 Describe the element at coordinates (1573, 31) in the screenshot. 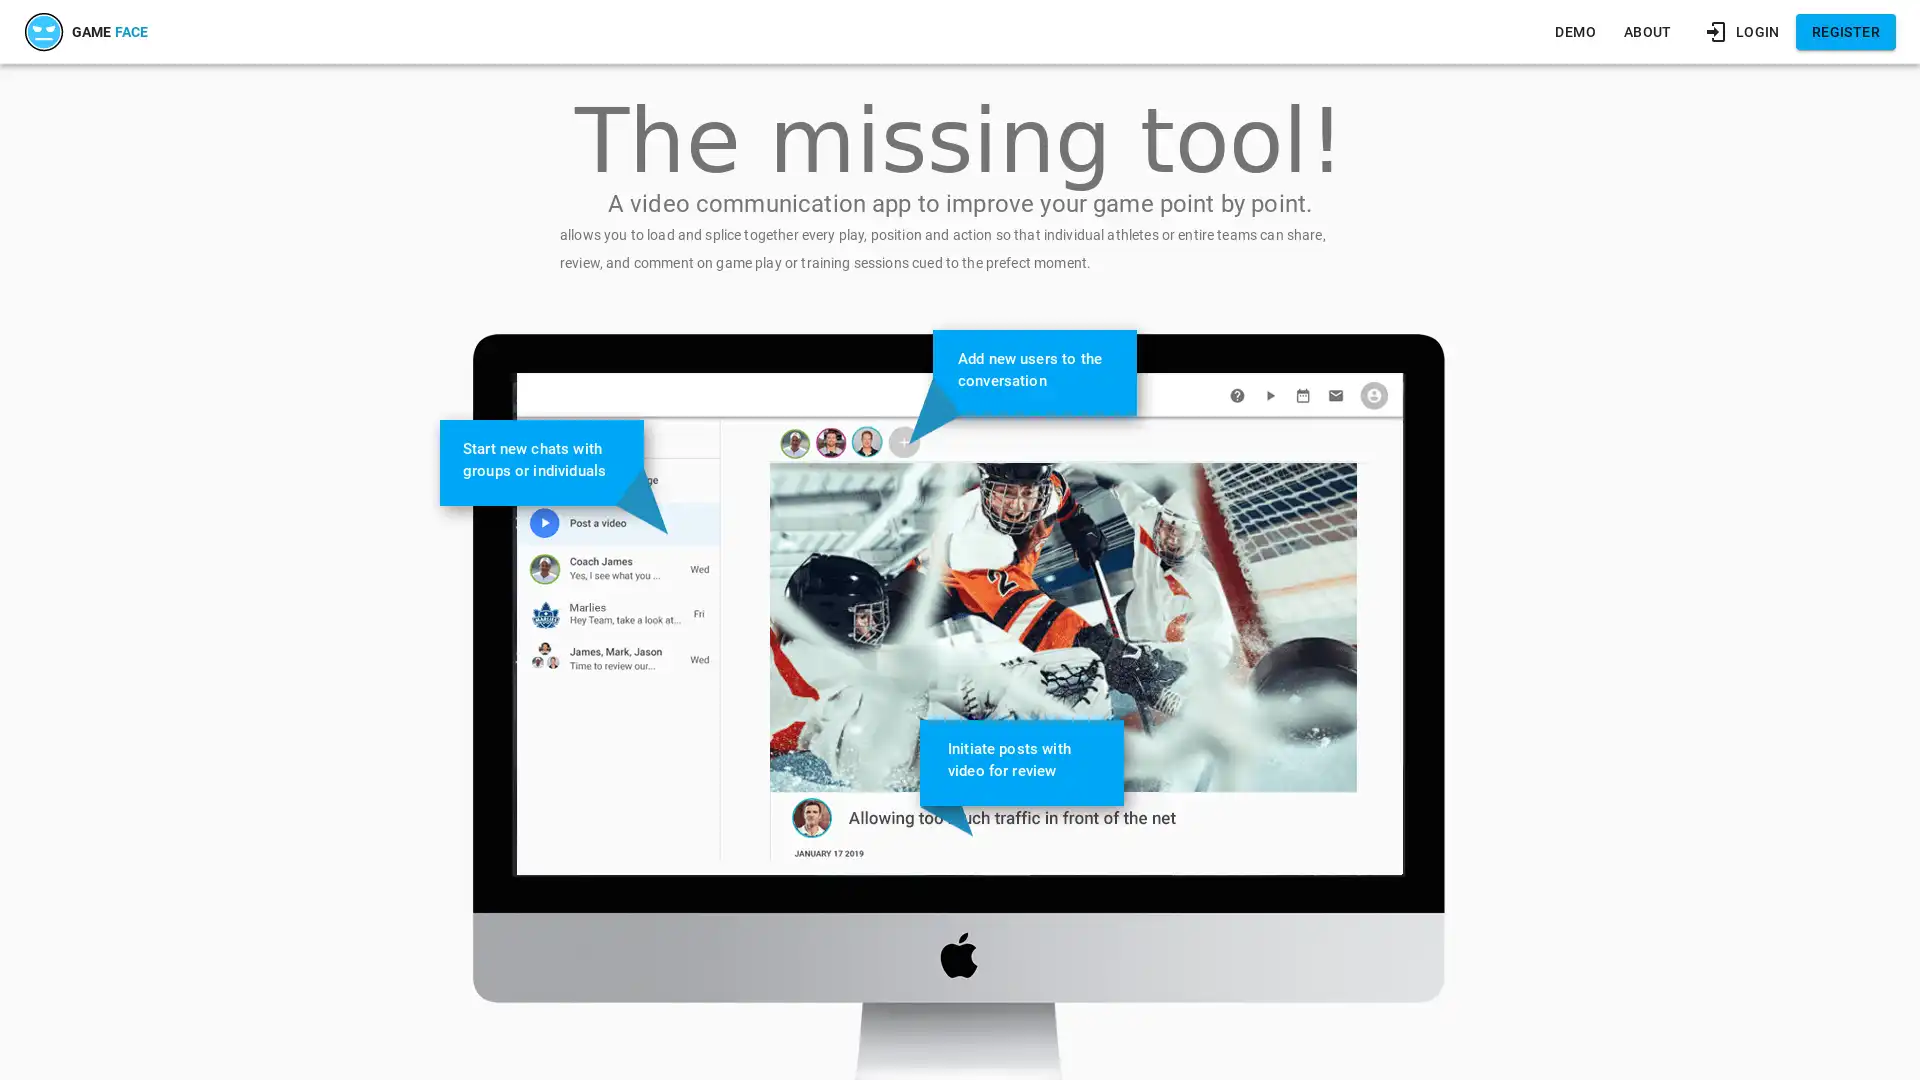

I see `DEMO` at that location.